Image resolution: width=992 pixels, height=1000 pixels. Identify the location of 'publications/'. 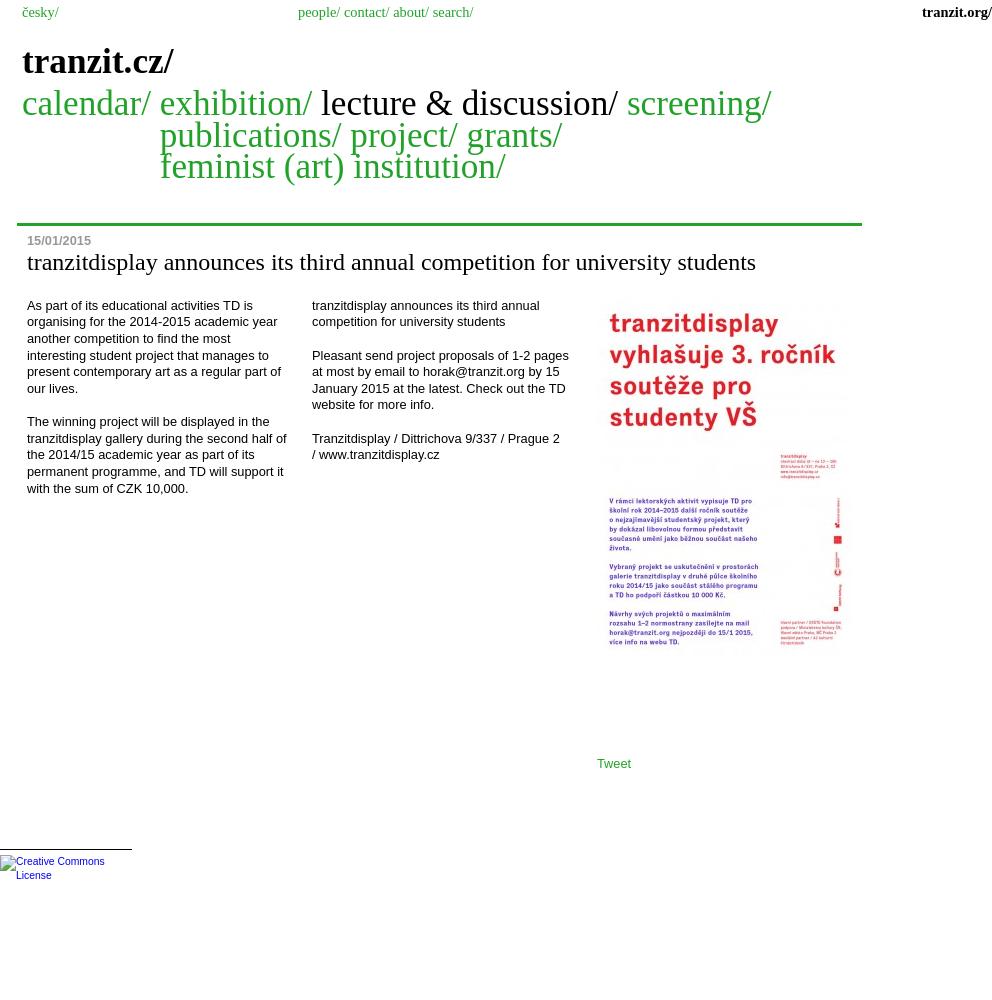
(253, 134).